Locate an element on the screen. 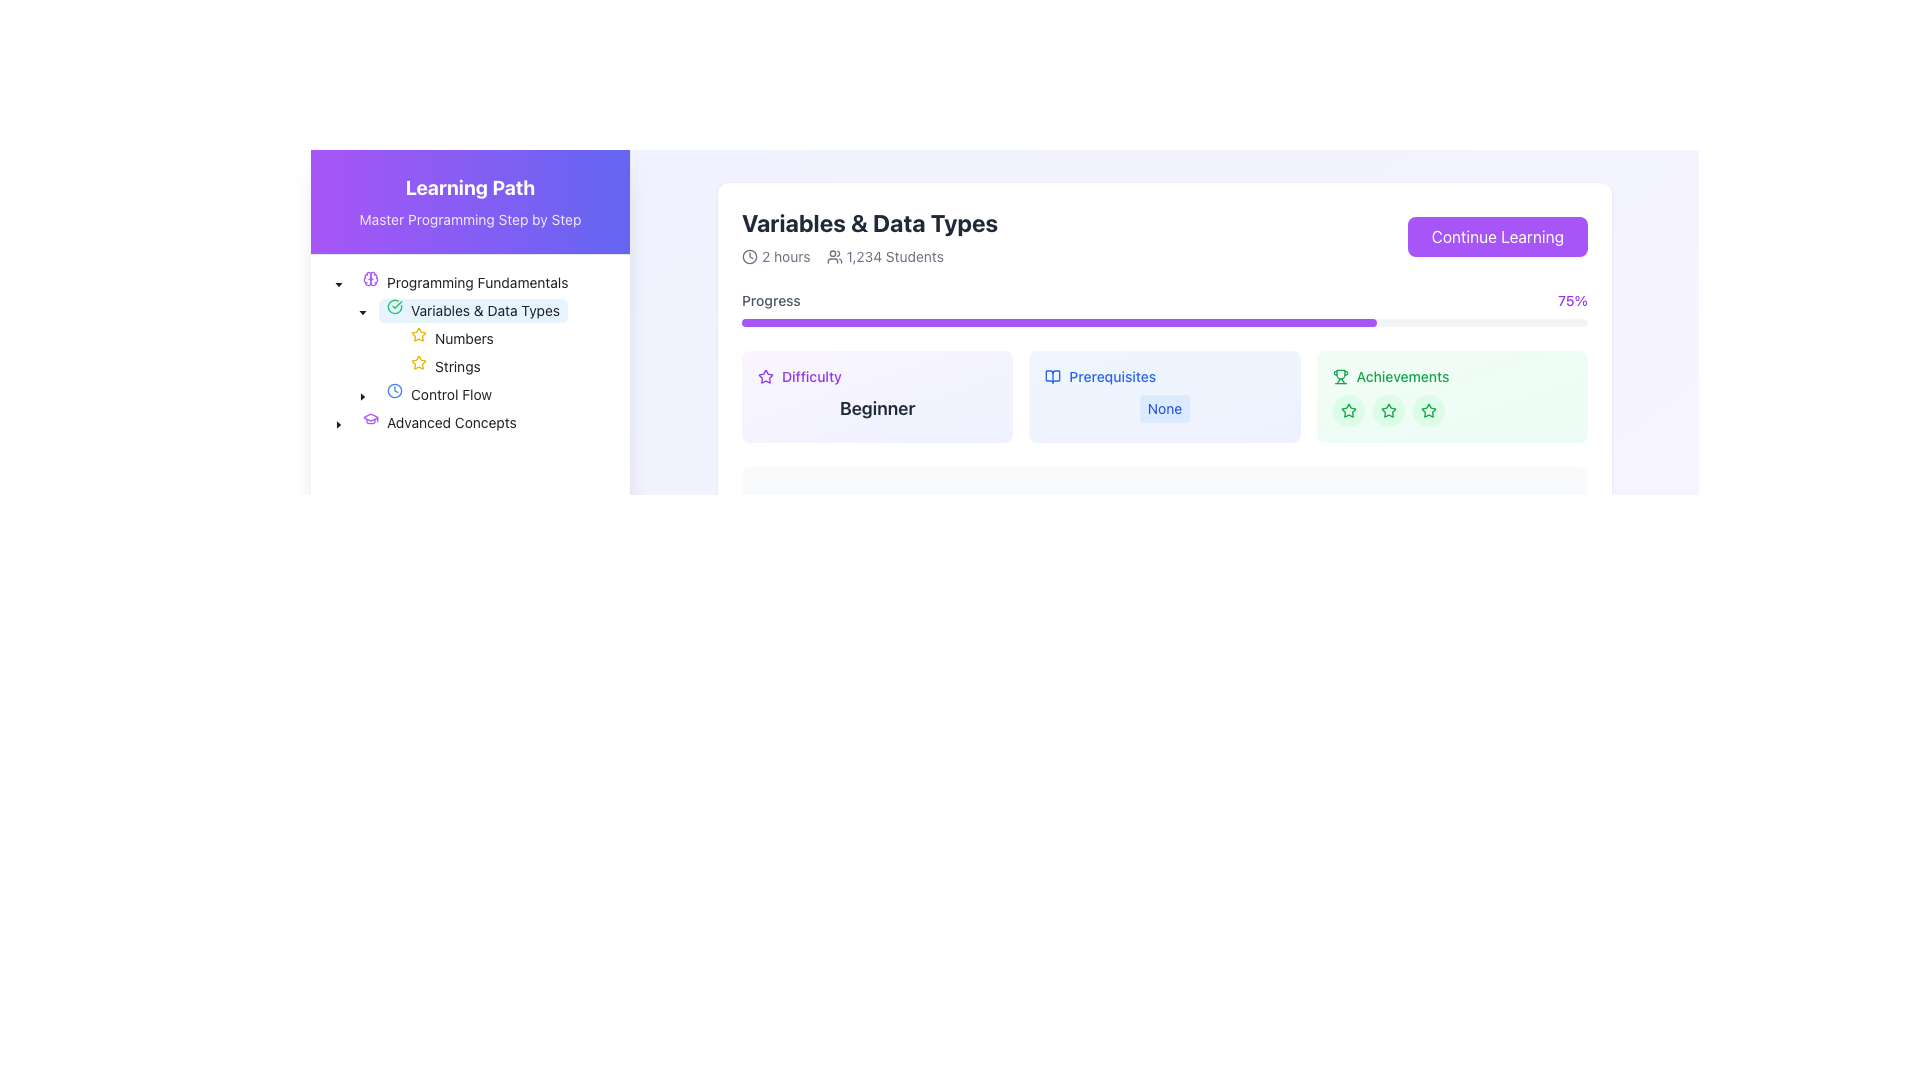  the Progress Bar element located in the 'Variables & Data Types' section is located at coordinates (1165, 308).